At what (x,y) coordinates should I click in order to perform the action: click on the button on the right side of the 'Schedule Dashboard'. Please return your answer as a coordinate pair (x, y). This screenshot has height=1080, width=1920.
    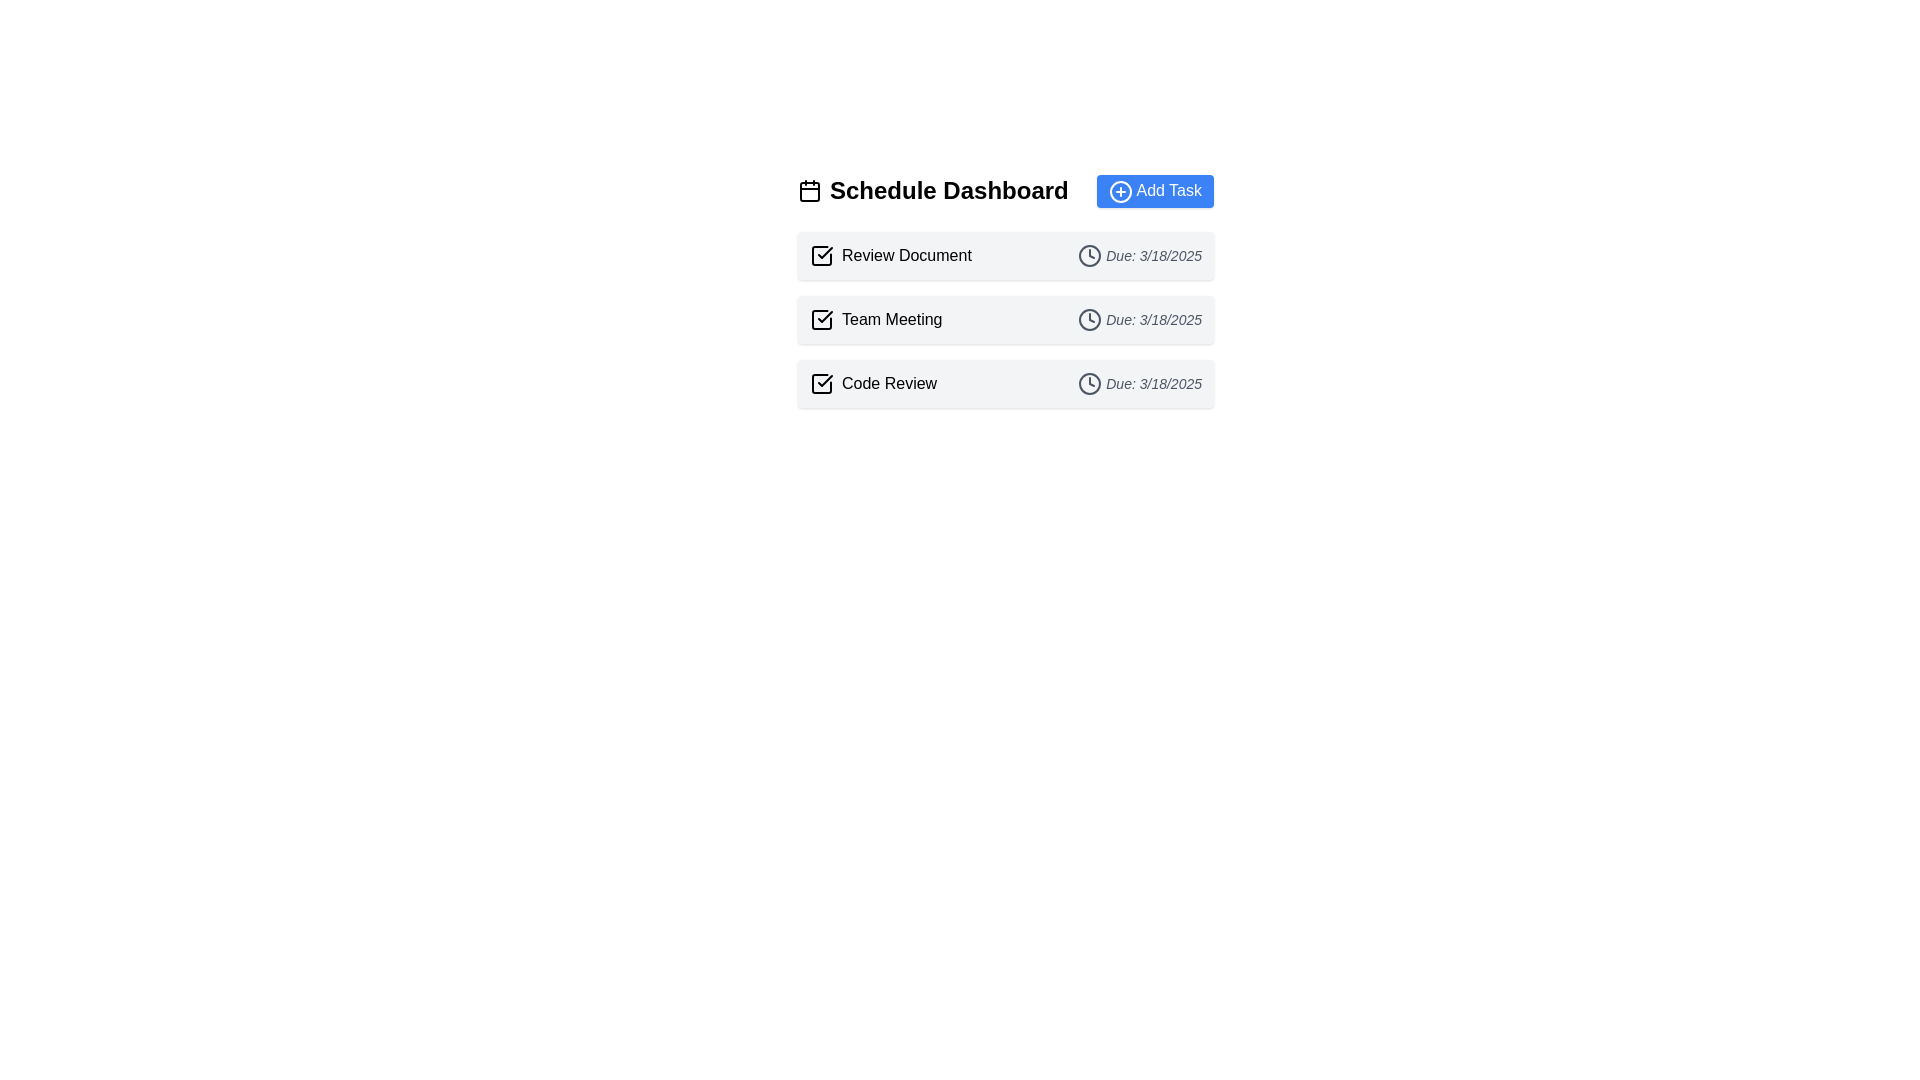
    Looking at the image, I should click on (1155, 191).